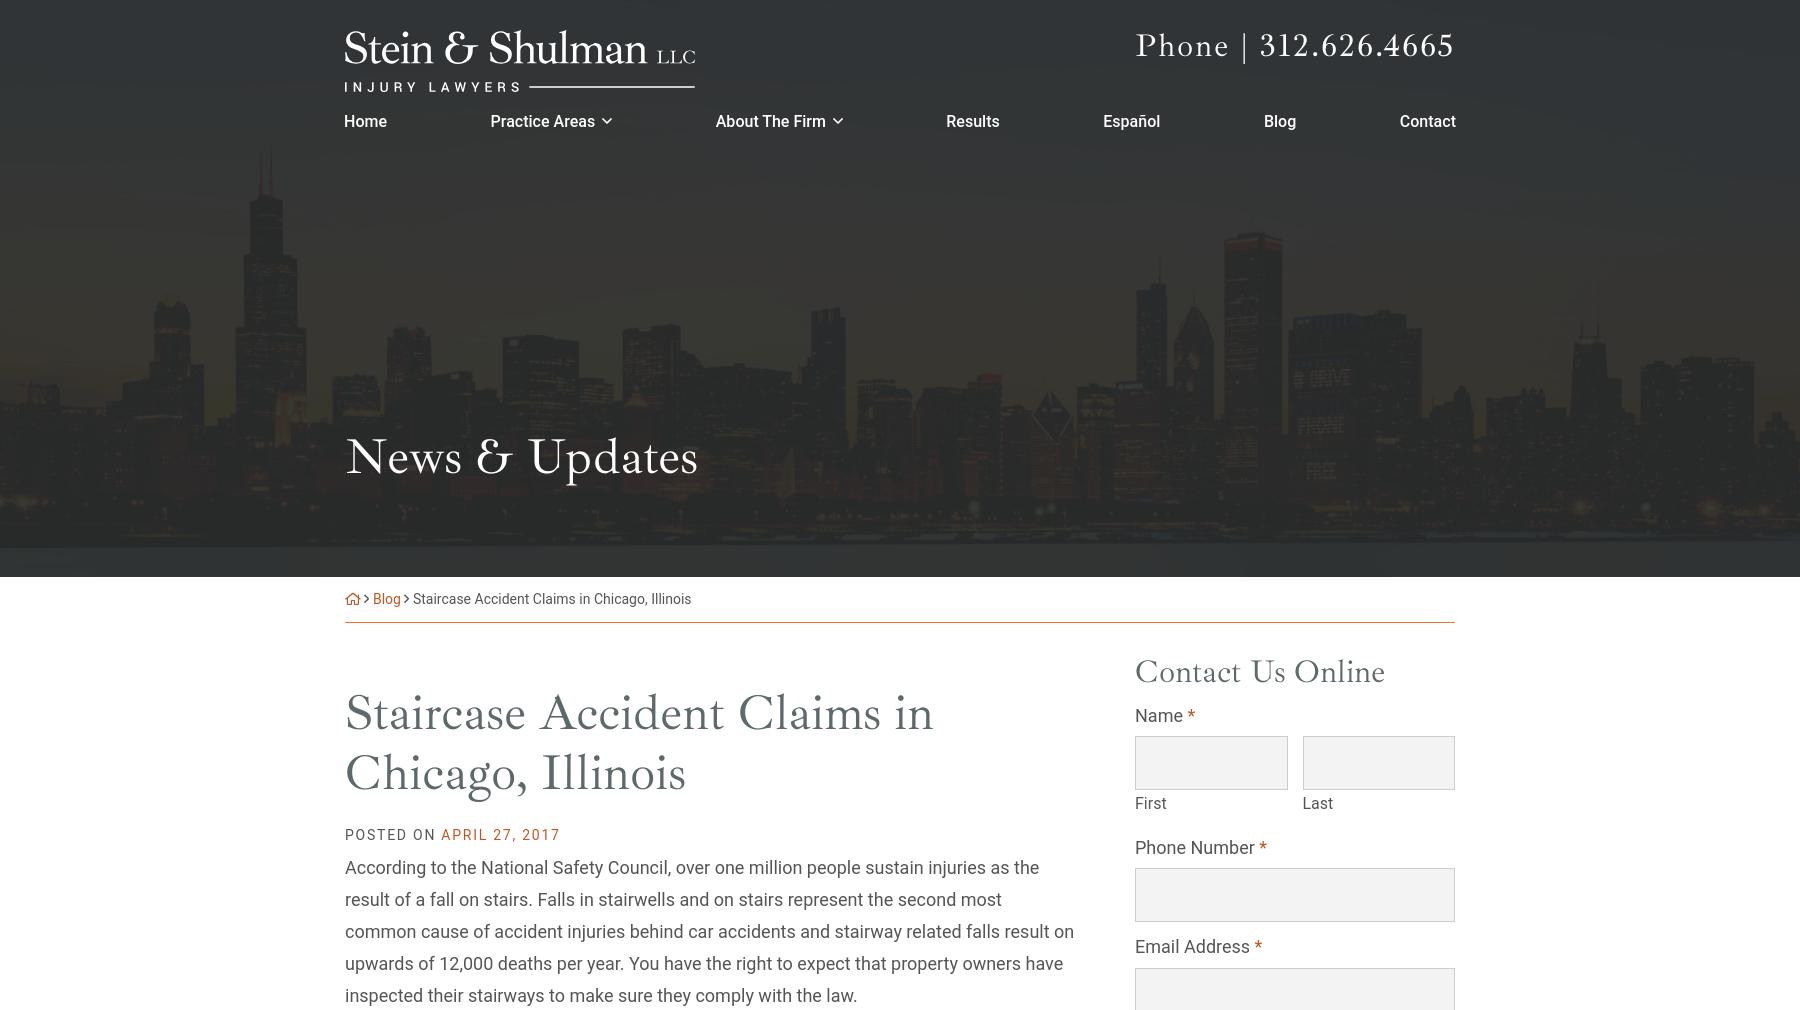 The width and height of the screenshot is (1800, 1010). Describe the element at coordinates (1176, 921) in the screenshot. I see `'Follow Us'` at that location.